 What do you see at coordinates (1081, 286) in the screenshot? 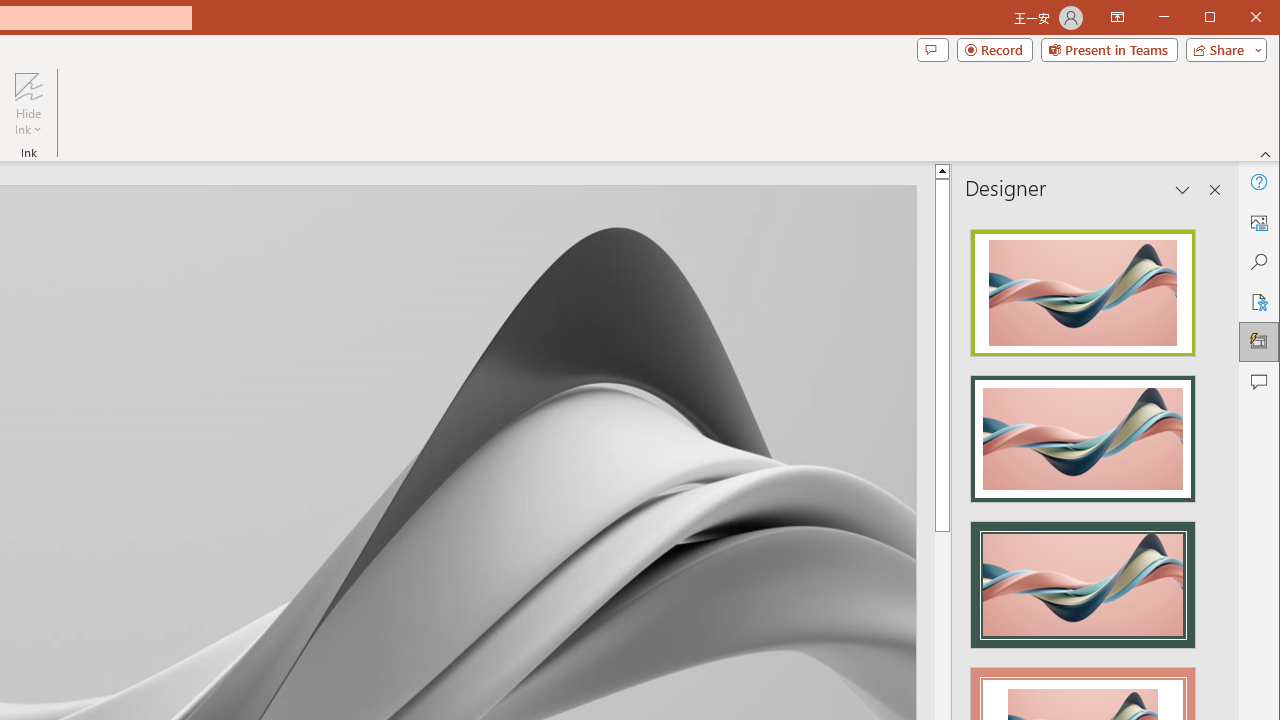
I see `'Recommended Design: Design Idea'` at bounding box center [1081, 286].